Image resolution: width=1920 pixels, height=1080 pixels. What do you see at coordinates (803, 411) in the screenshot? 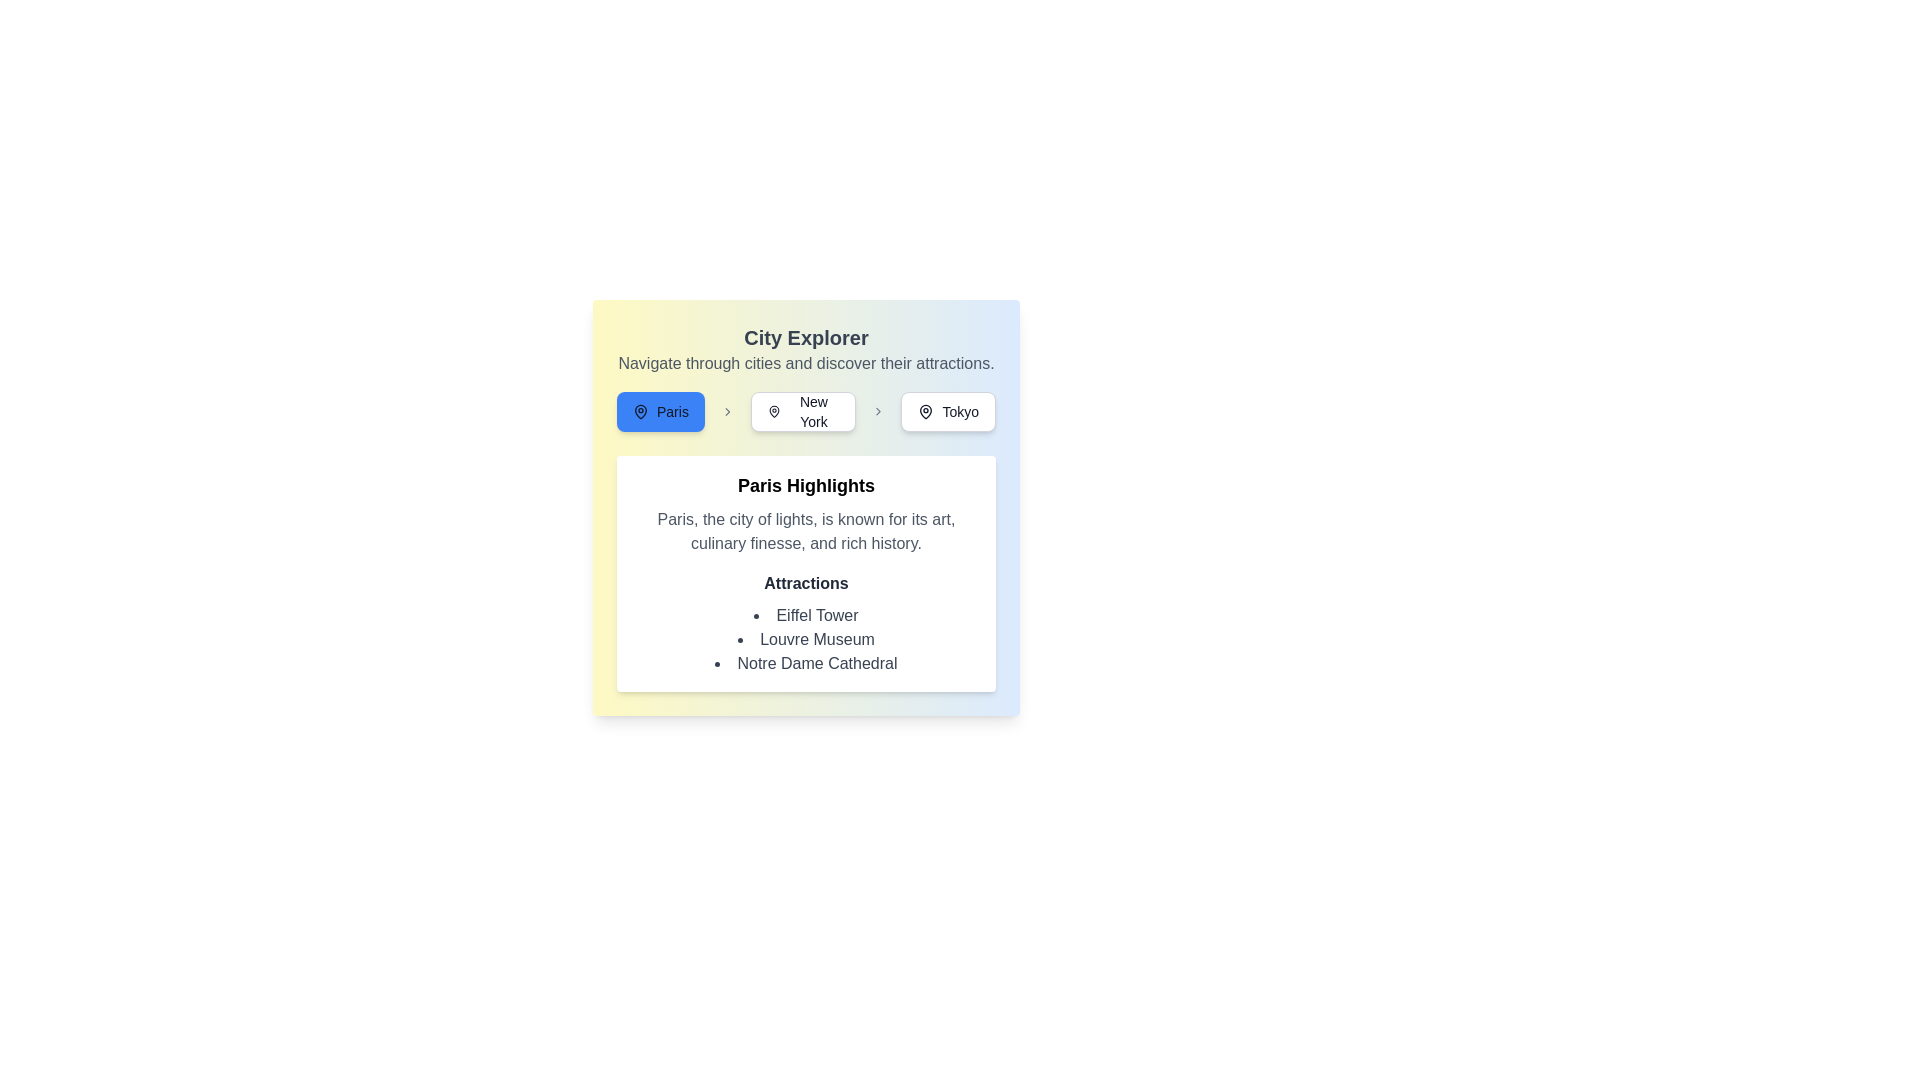
I see `the 'New York' city selection button` at bounding box center [803, 411].